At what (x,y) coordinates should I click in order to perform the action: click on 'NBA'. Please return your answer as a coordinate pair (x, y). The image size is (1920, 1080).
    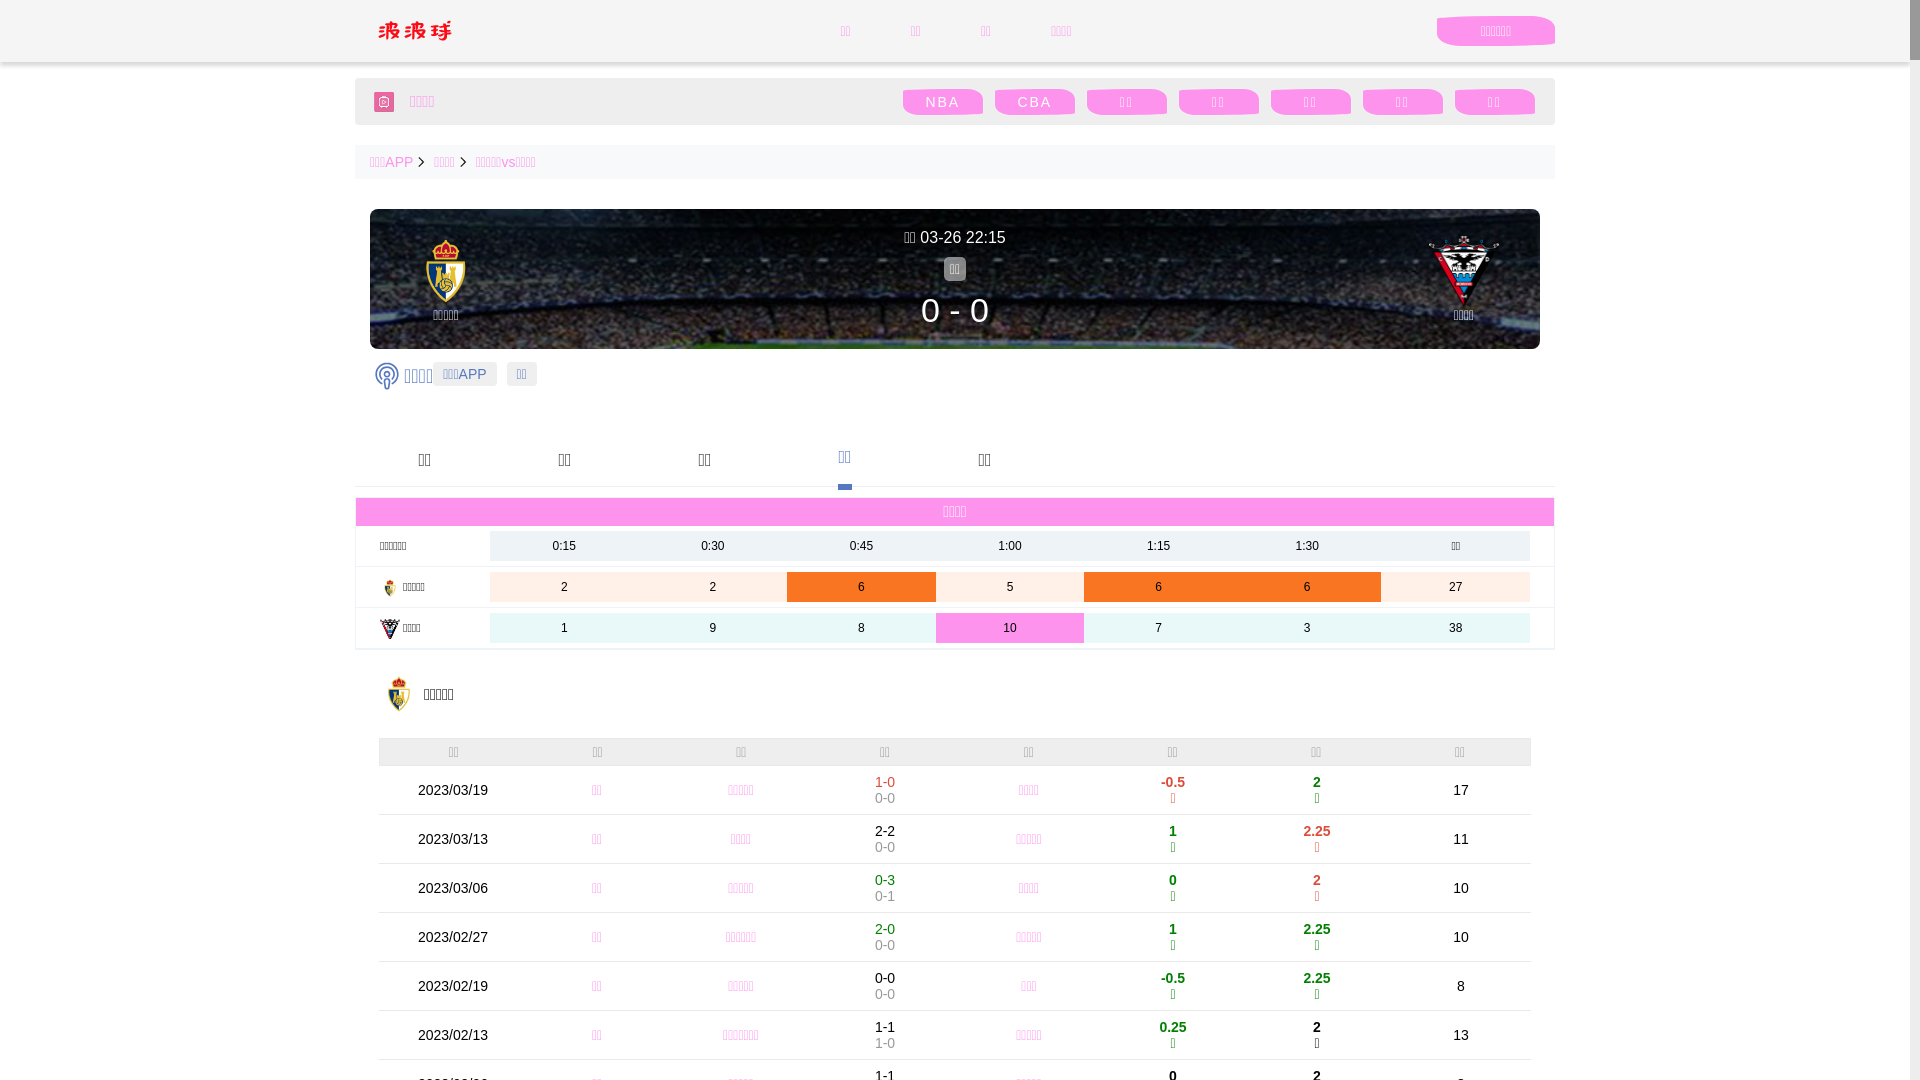
    Looking at the image, I should click on (924, 101).